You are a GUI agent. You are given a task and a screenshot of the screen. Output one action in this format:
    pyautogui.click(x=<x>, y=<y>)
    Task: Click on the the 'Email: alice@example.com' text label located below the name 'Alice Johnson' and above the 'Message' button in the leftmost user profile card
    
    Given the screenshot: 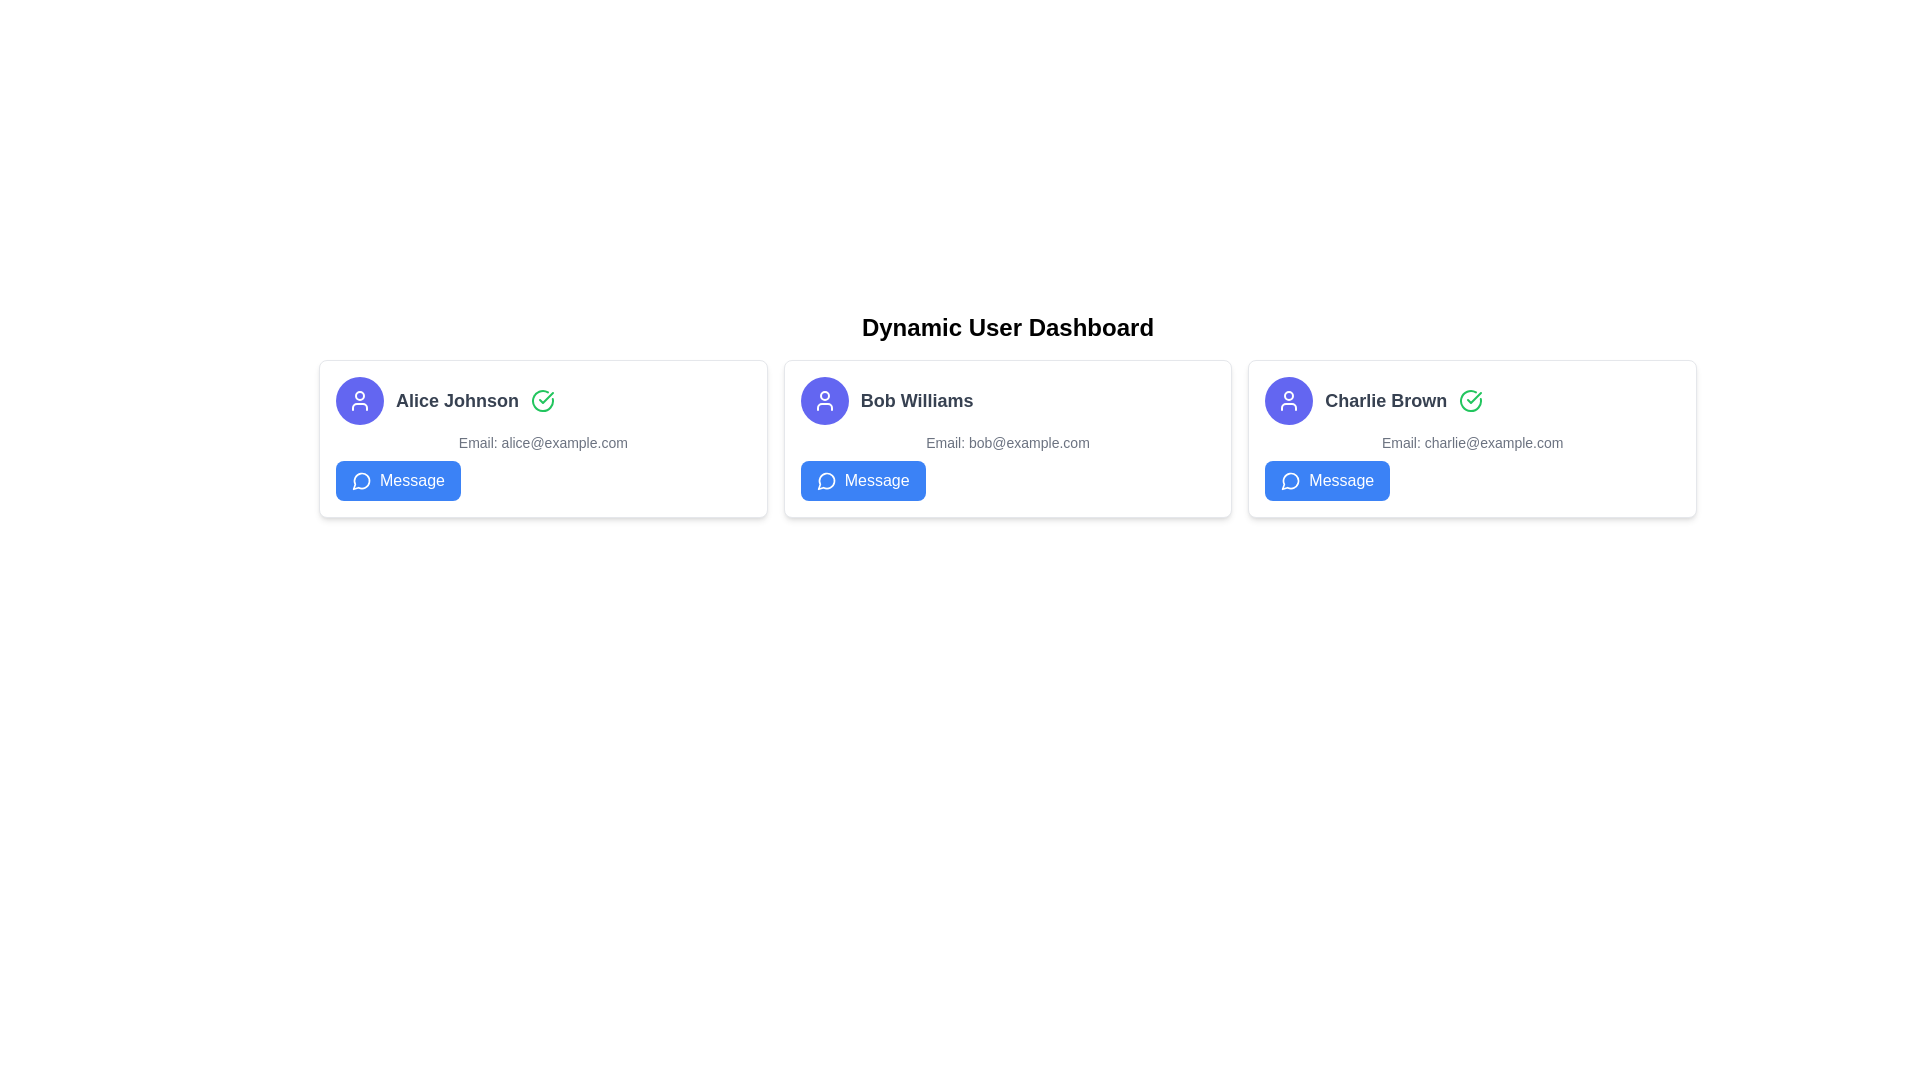 What is the action you would take?
    pyautogui.click(x=543, y=442)
    